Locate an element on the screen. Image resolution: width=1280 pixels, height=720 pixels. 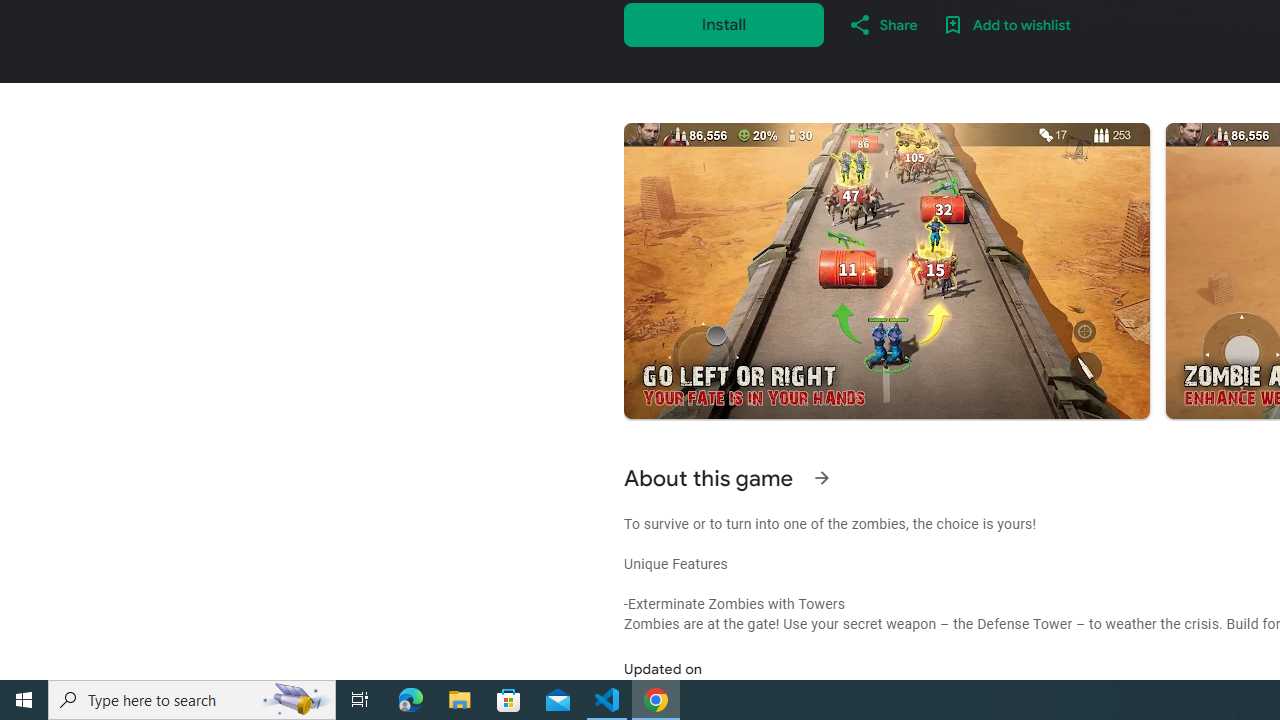
'Install' is located at coordinates (722, 24).